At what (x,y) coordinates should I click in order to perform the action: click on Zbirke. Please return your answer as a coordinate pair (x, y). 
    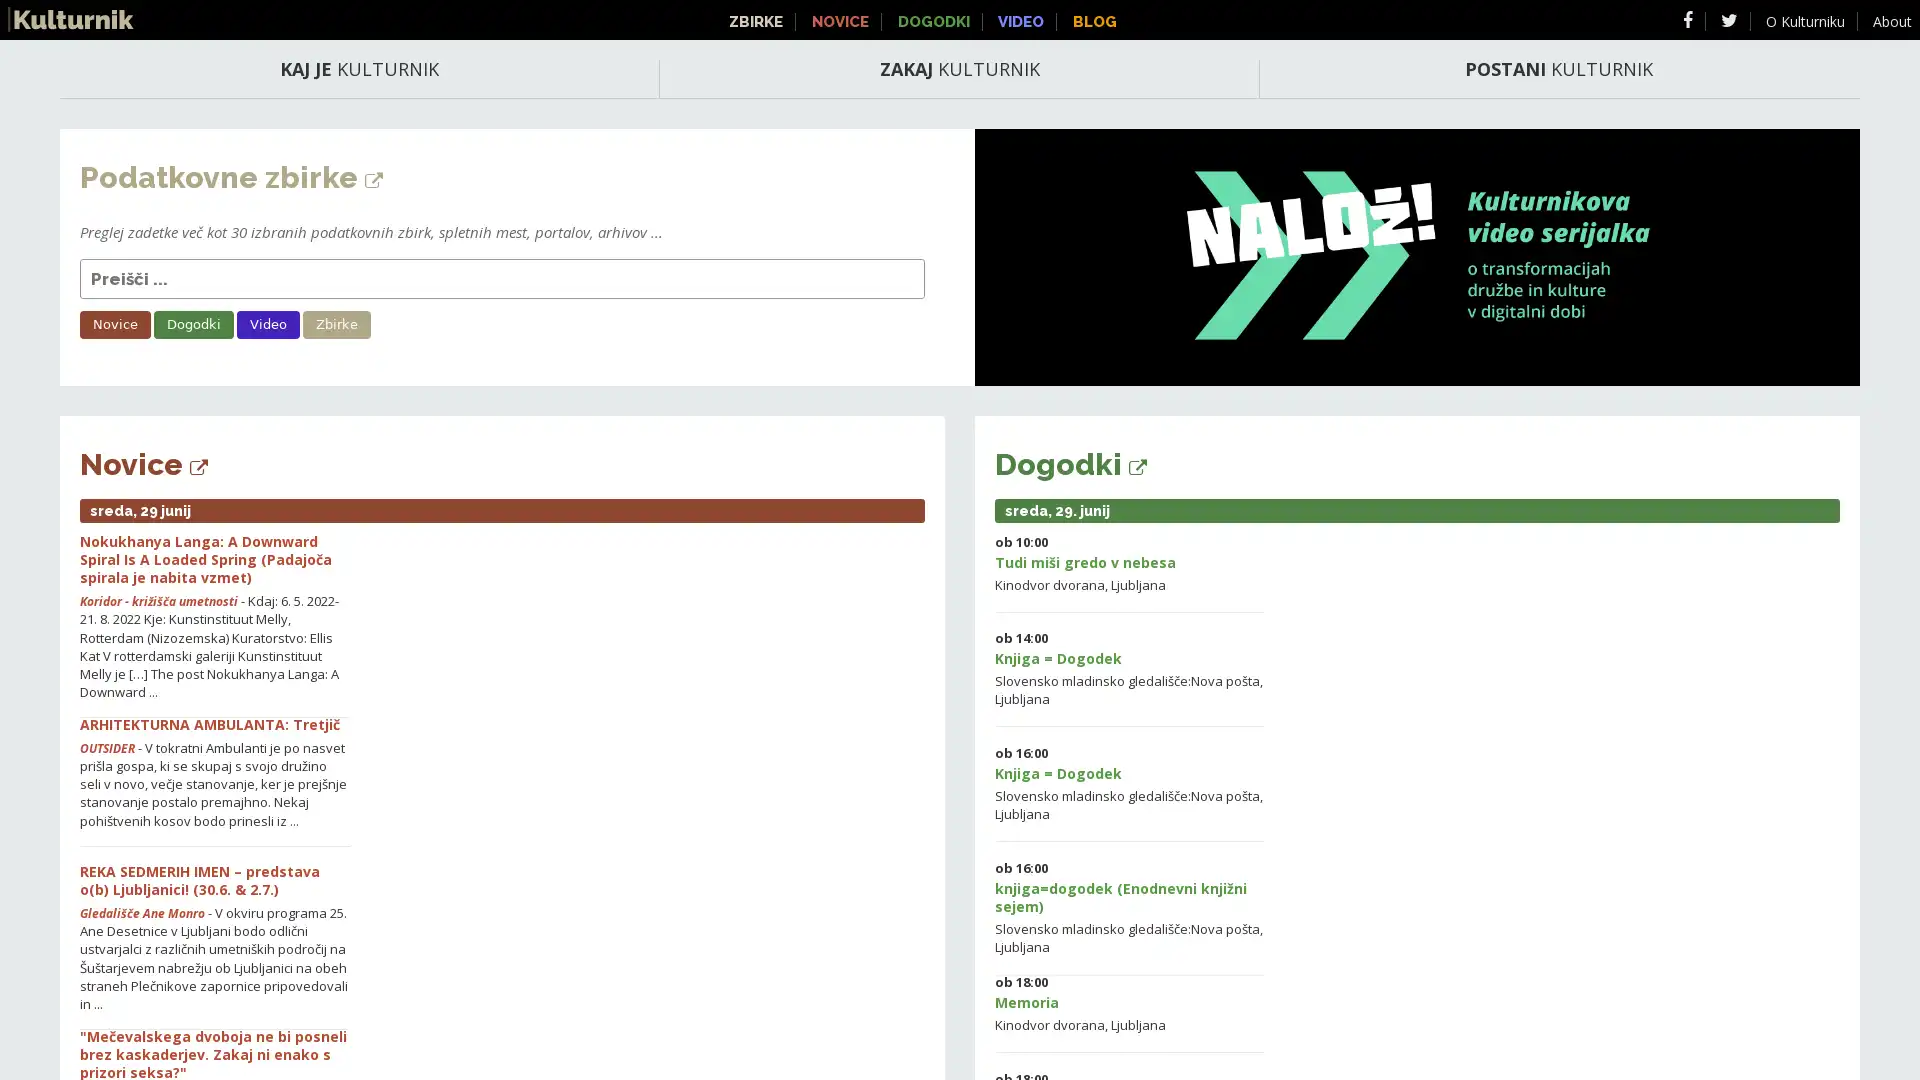
    Looking at the image, I should click on (336, 323).